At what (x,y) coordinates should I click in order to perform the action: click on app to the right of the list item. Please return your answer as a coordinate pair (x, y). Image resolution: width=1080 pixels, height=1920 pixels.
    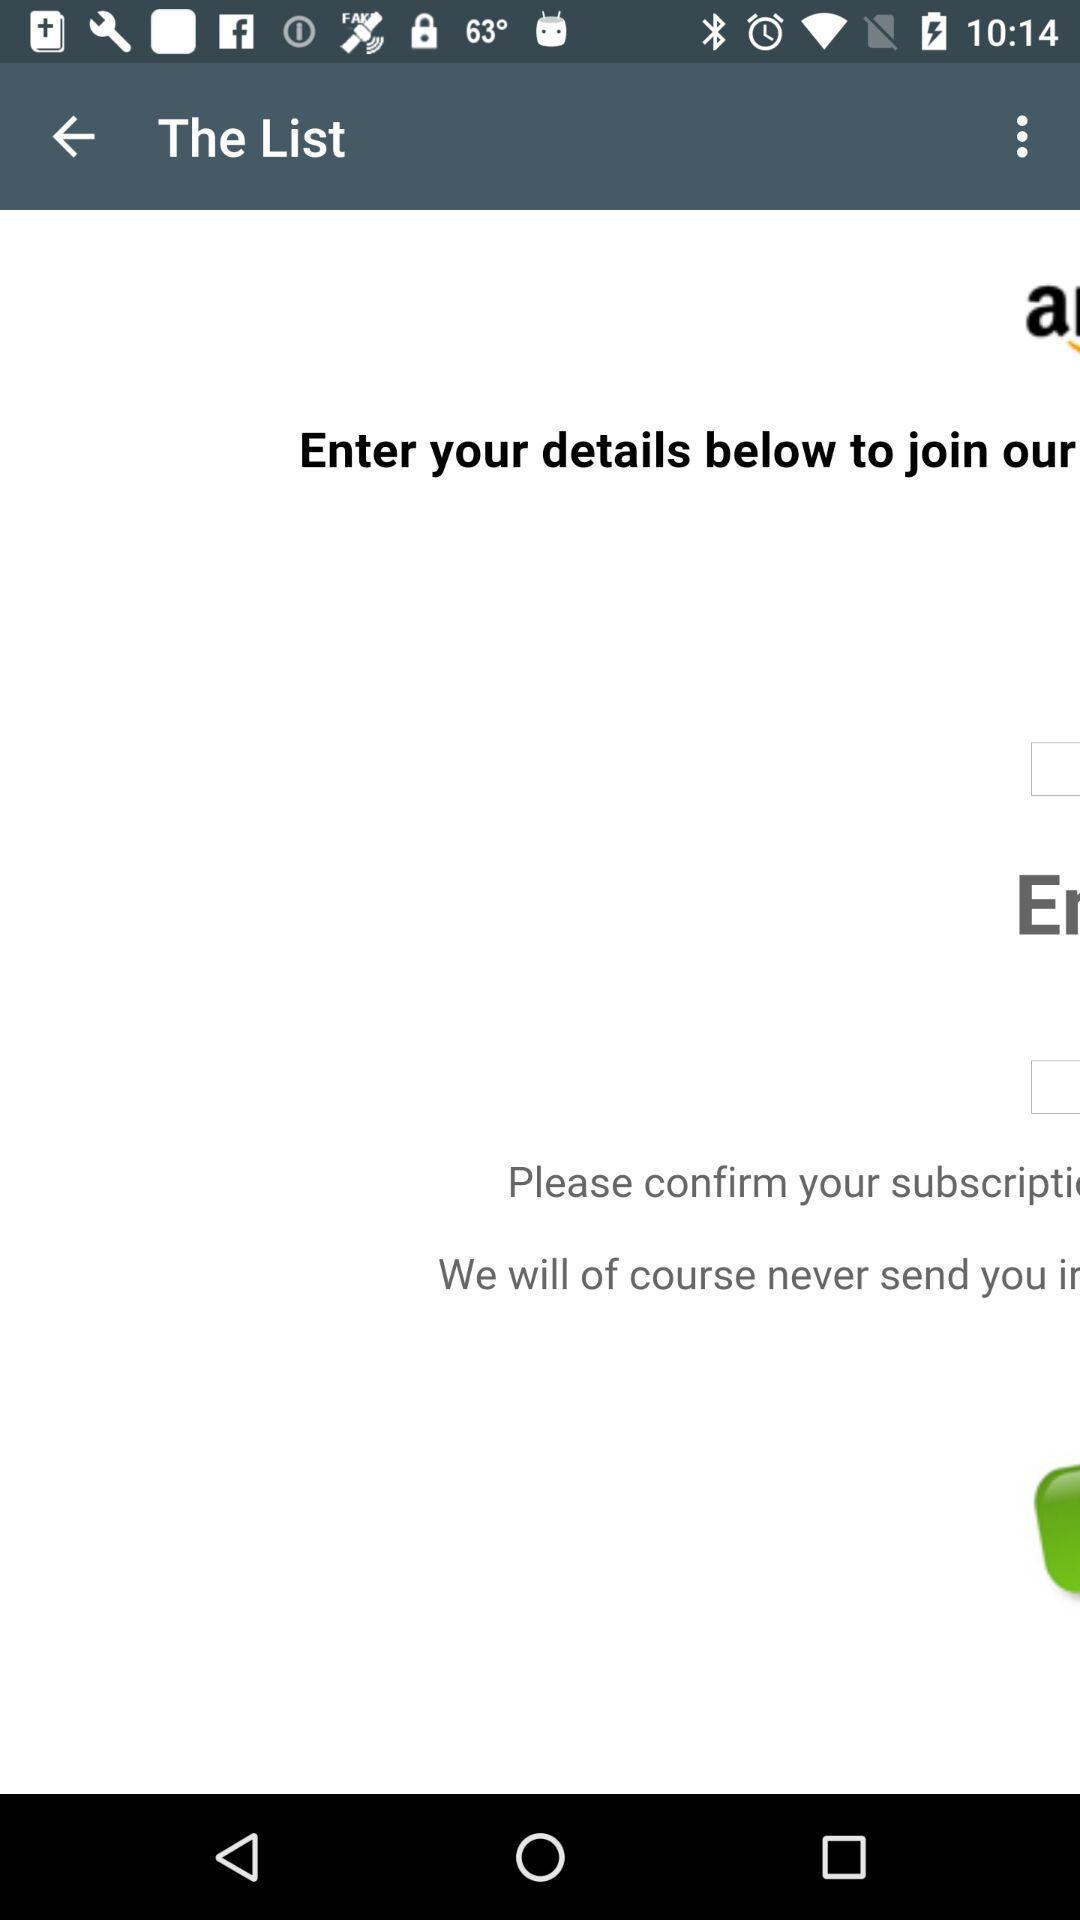
    Looking at the image, I should click on (1027, 135).